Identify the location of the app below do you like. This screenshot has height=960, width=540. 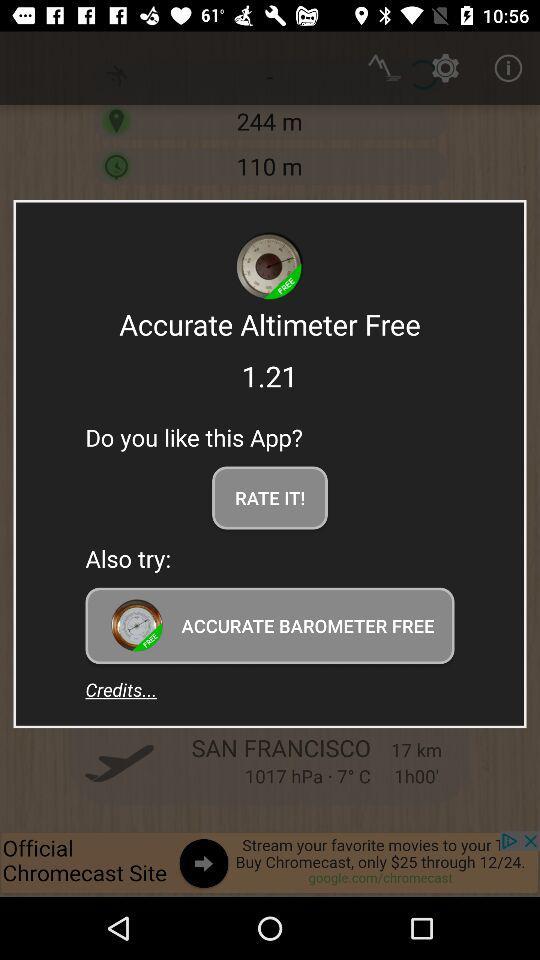
(270, 496).